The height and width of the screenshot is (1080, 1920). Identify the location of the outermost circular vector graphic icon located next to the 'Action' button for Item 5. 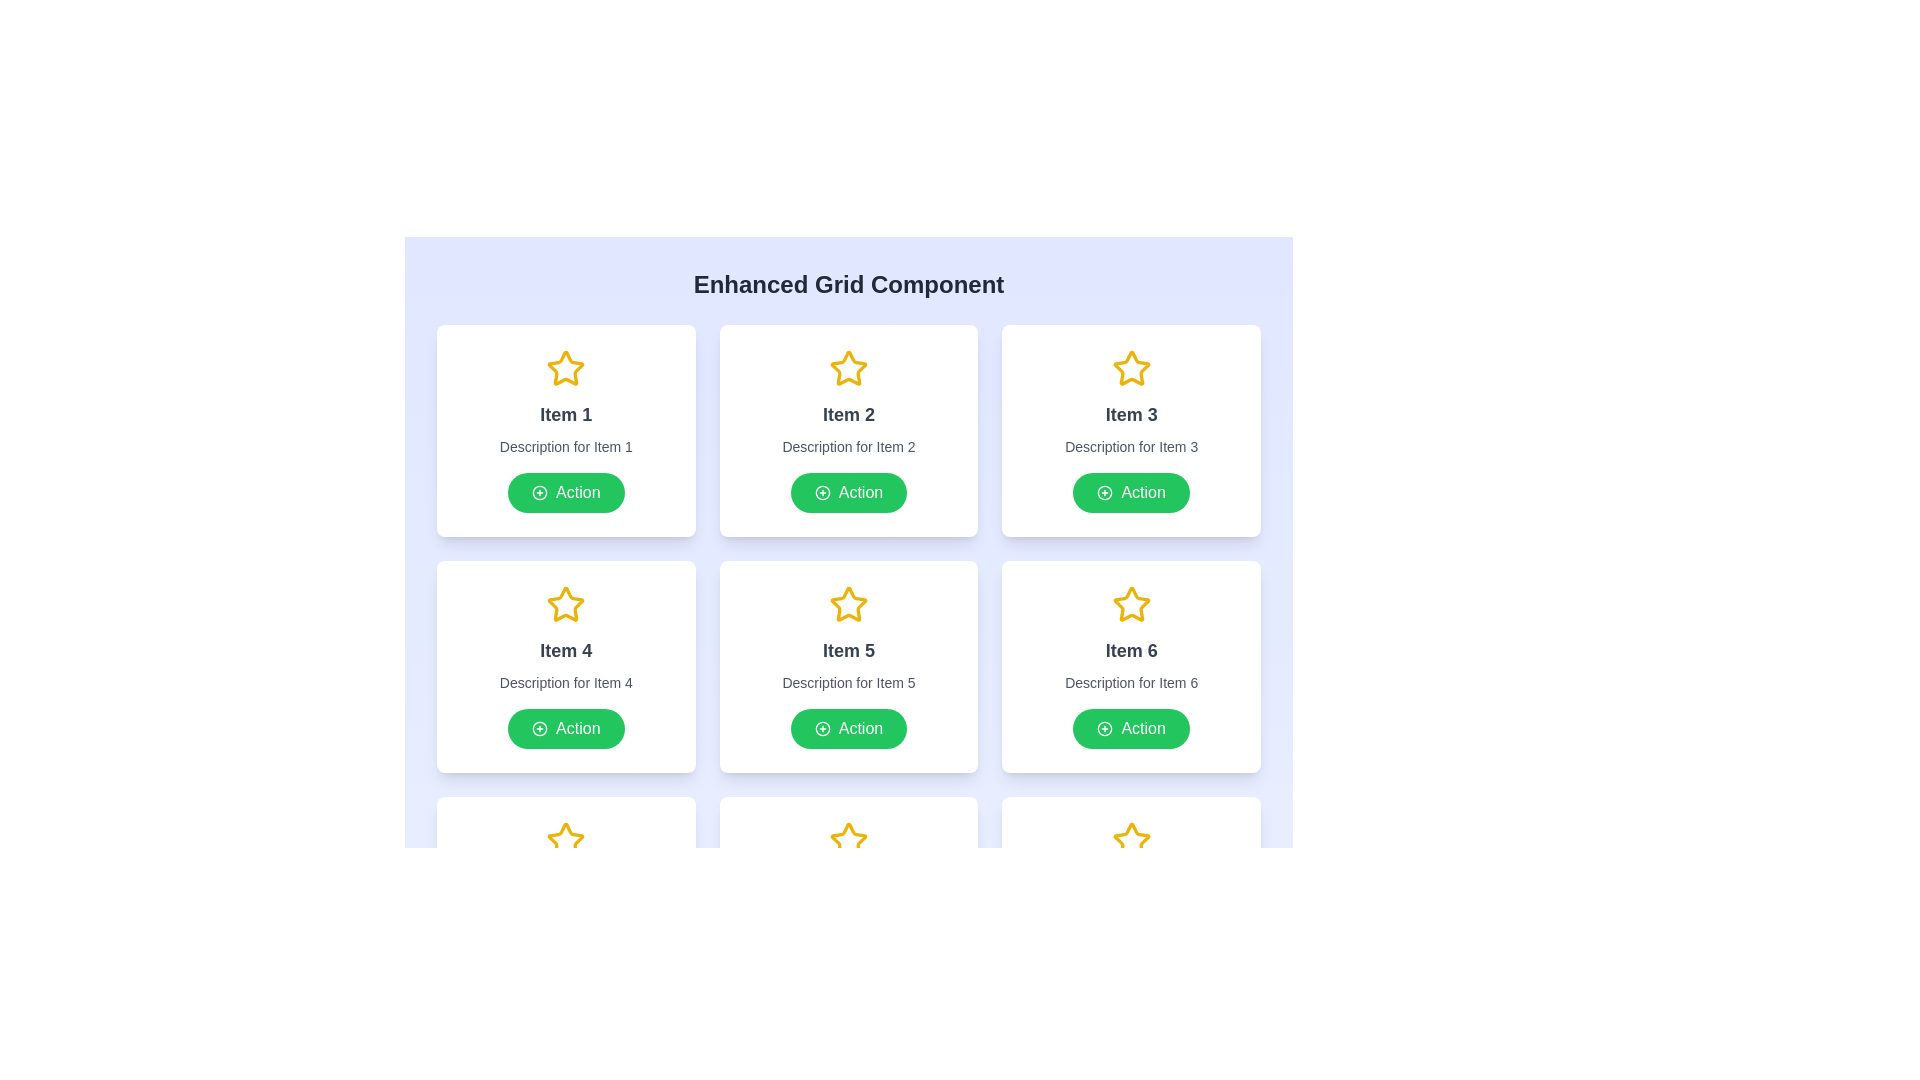
(822, 729).